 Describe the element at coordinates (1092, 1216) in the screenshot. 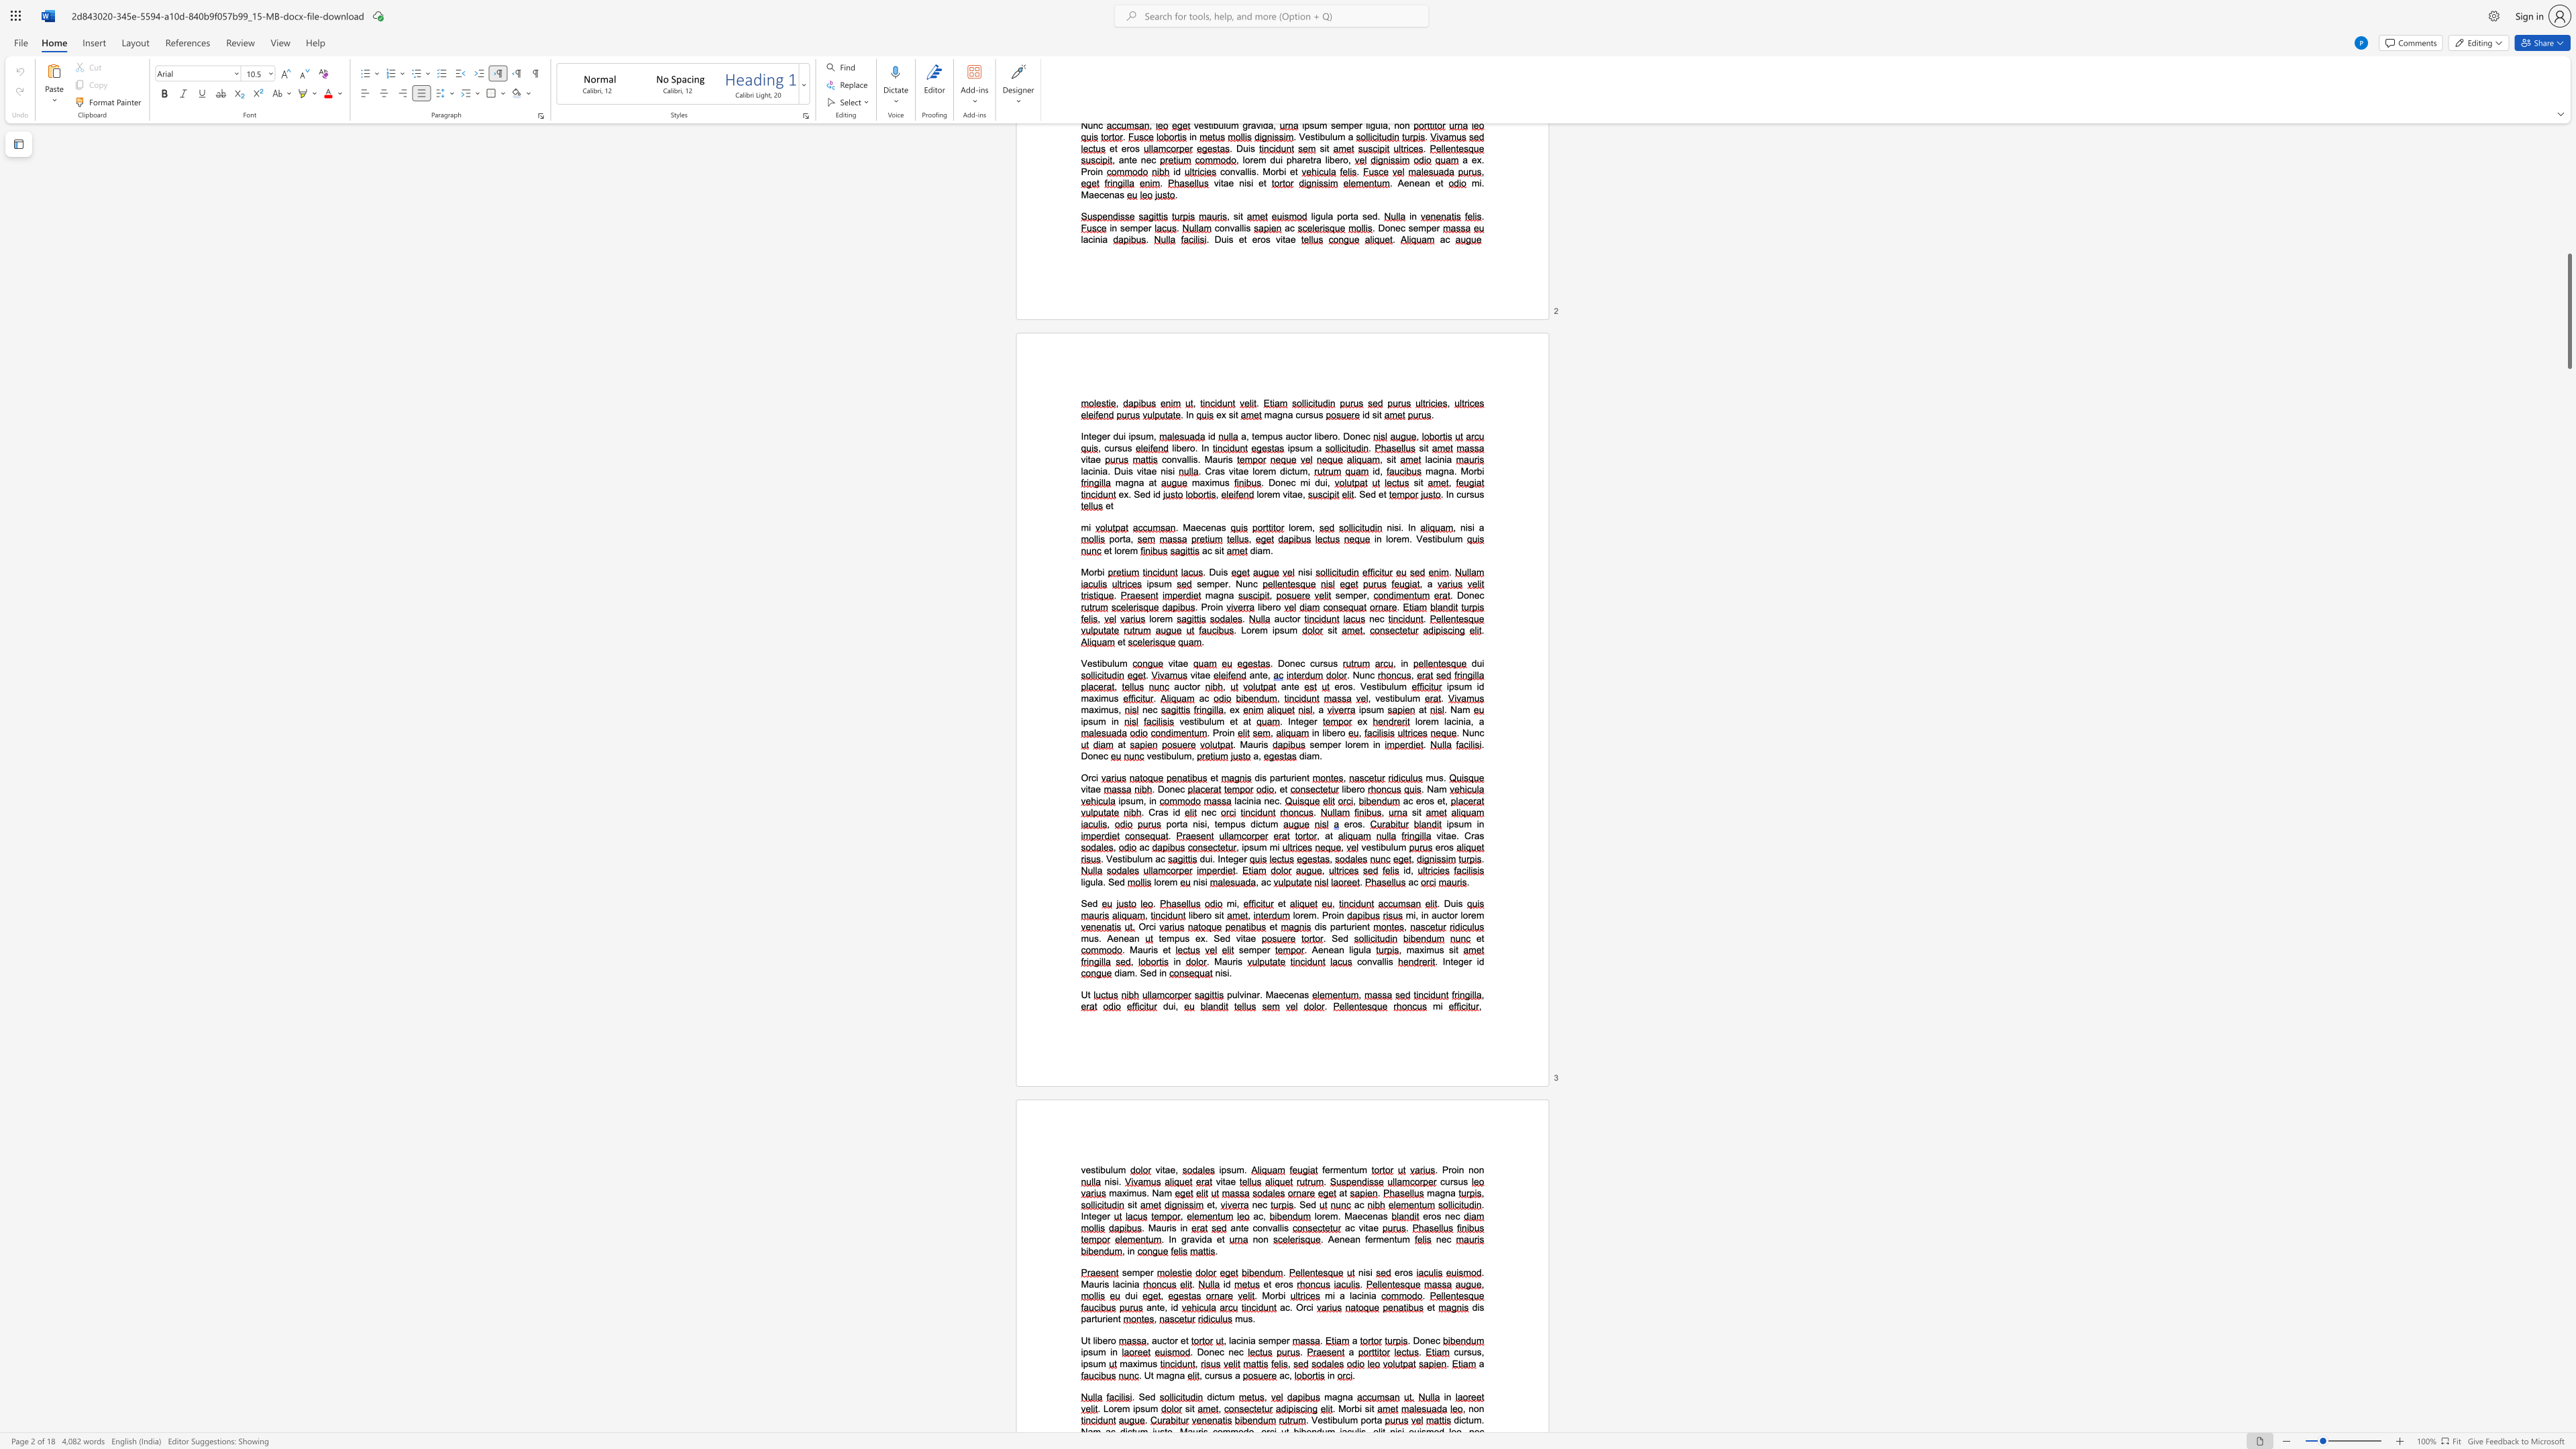

I see `the space between the continuous character "t" and "e" in the text` at that location.